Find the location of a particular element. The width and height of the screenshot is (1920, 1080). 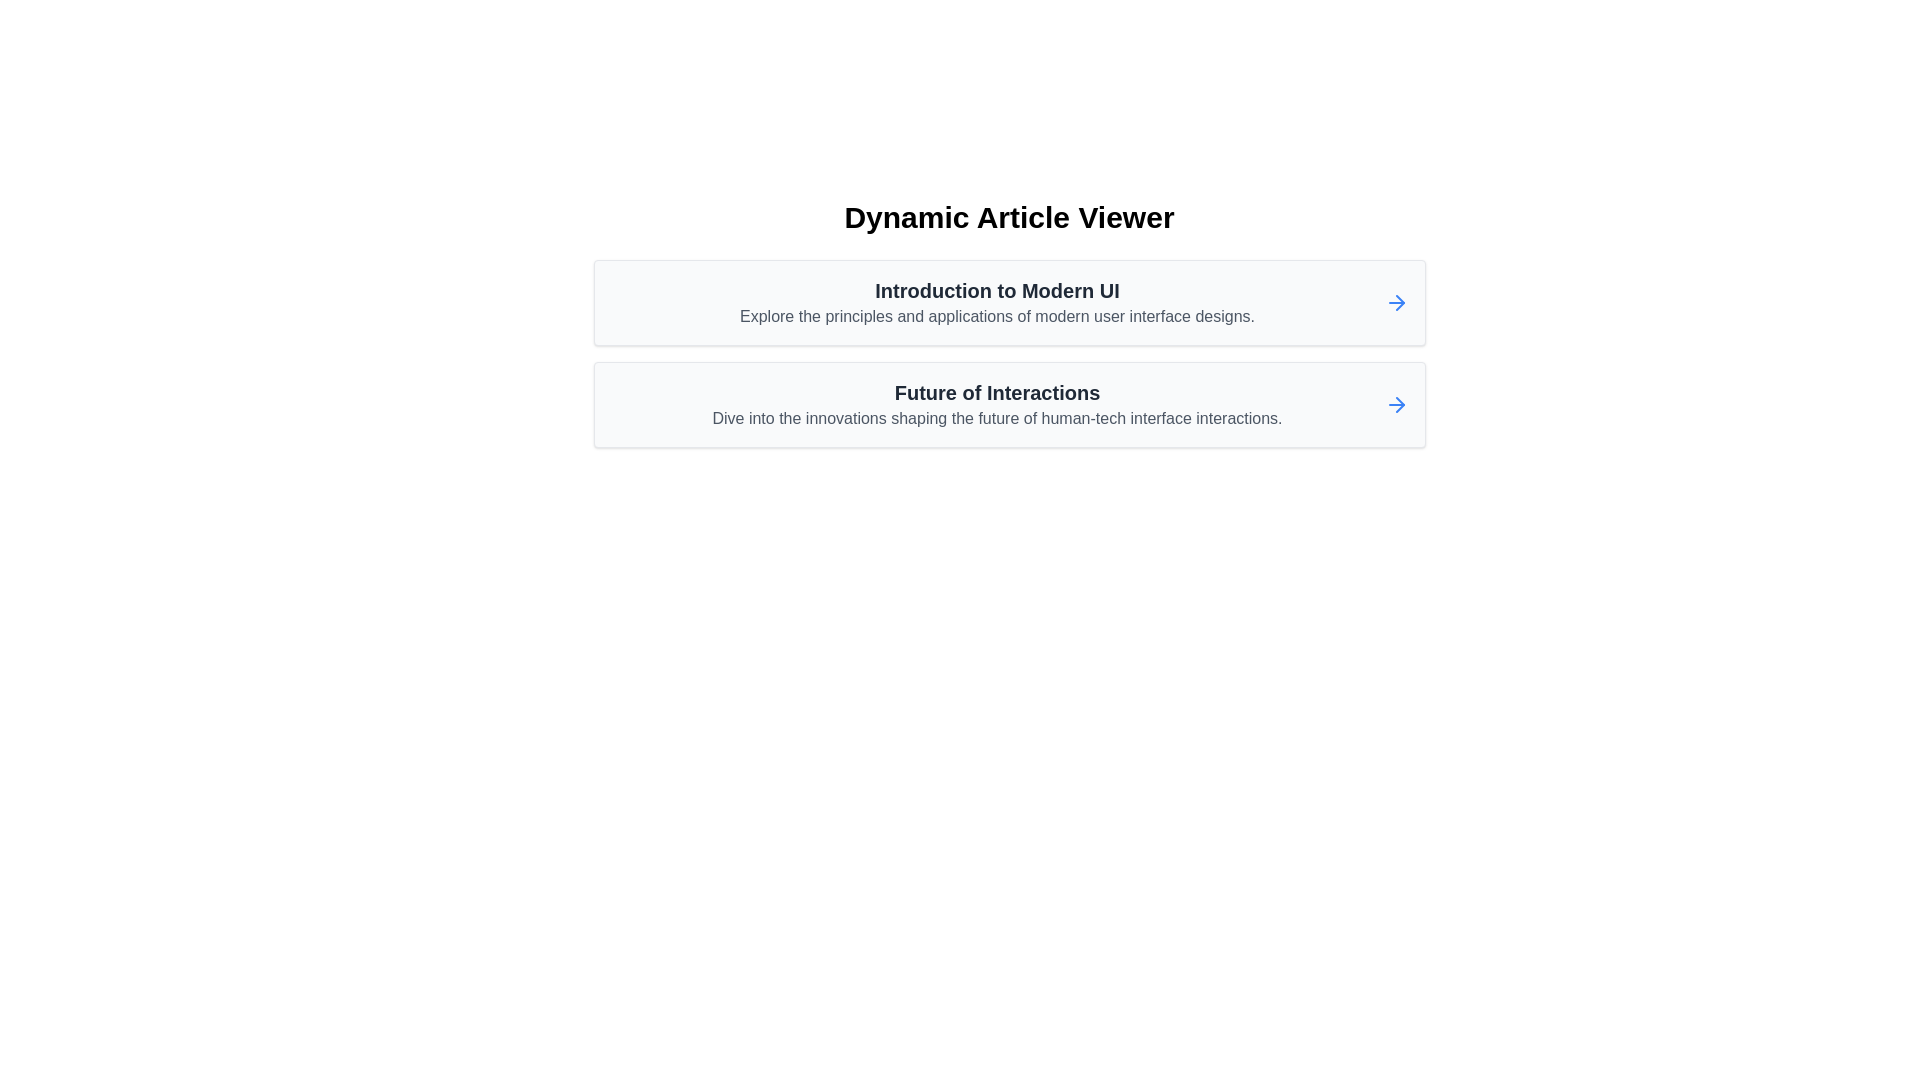

the right-pointing arrow icon styled in blue, located on the right side of the first content item titled 'Introduction to Modern UI' is located at coordinates (1399, 303).